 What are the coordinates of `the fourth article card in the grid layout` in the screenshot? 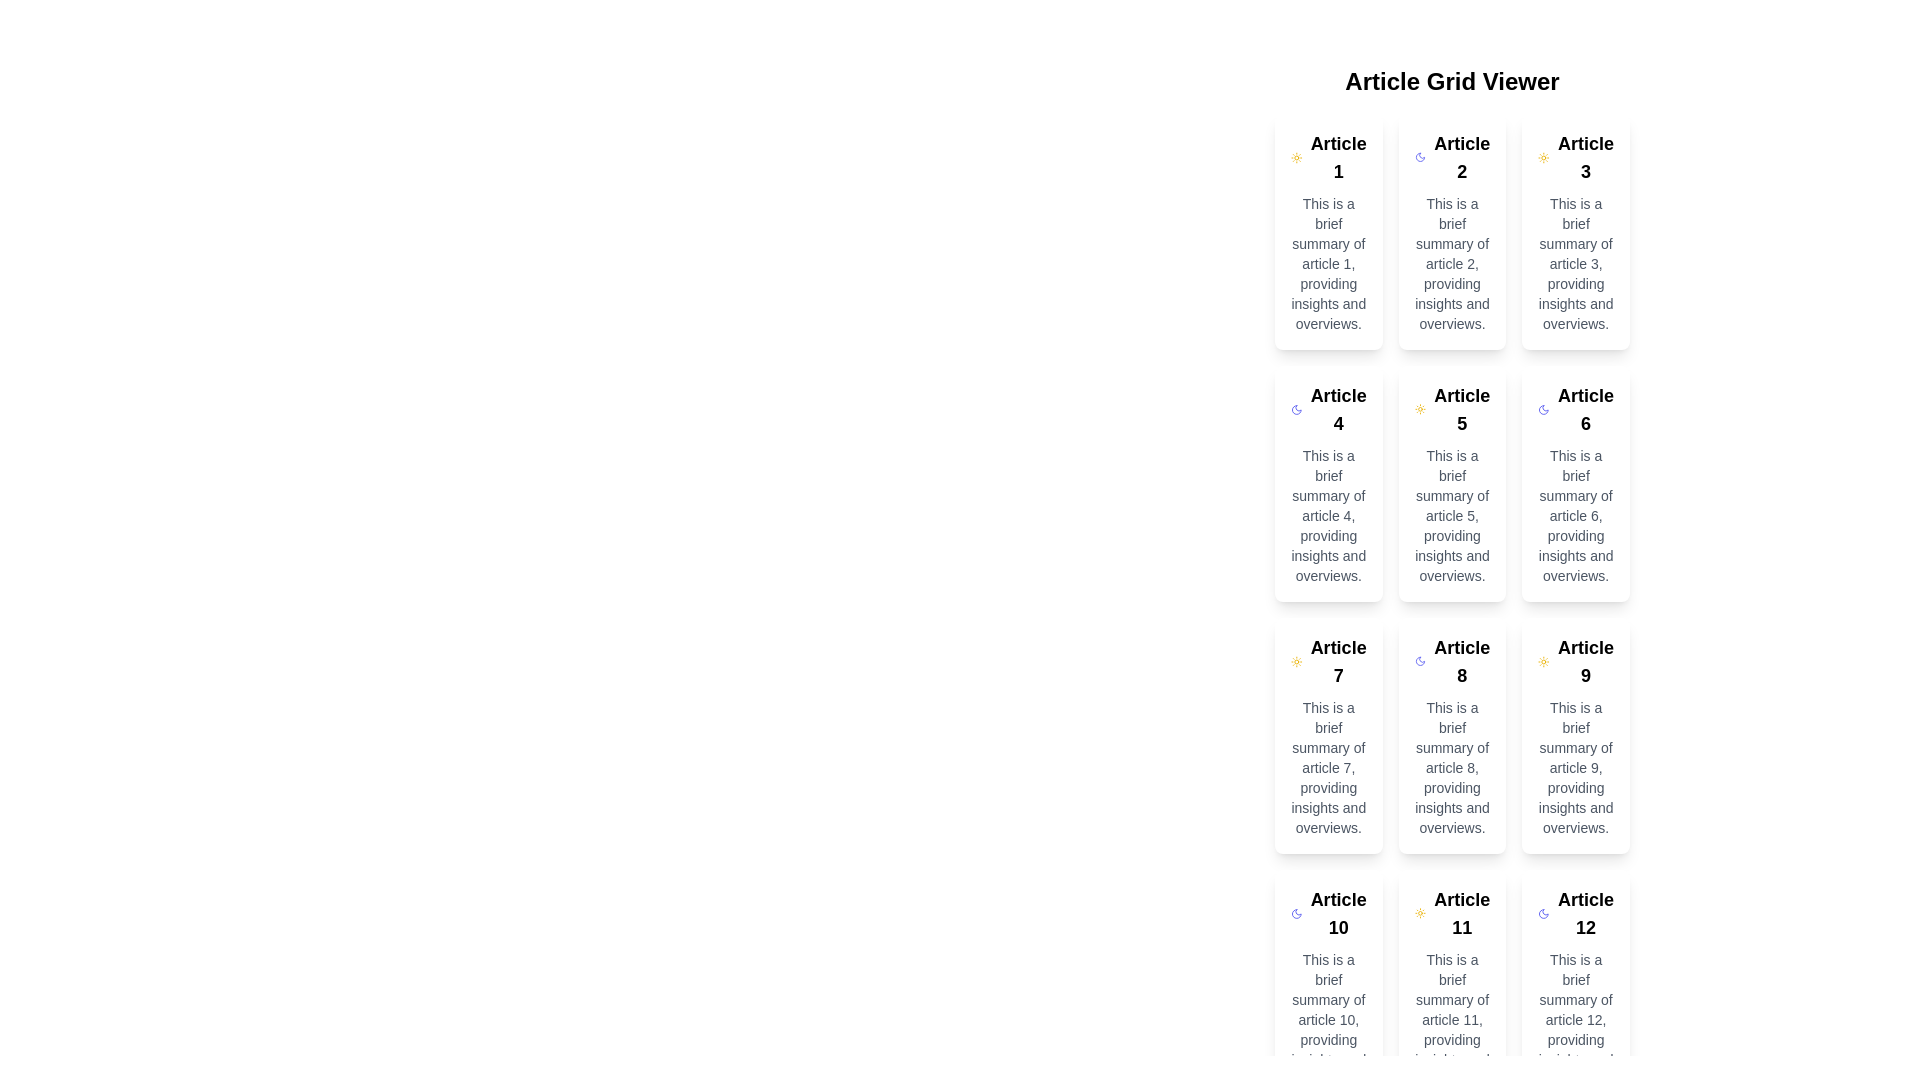 It's located at (1328, 483).